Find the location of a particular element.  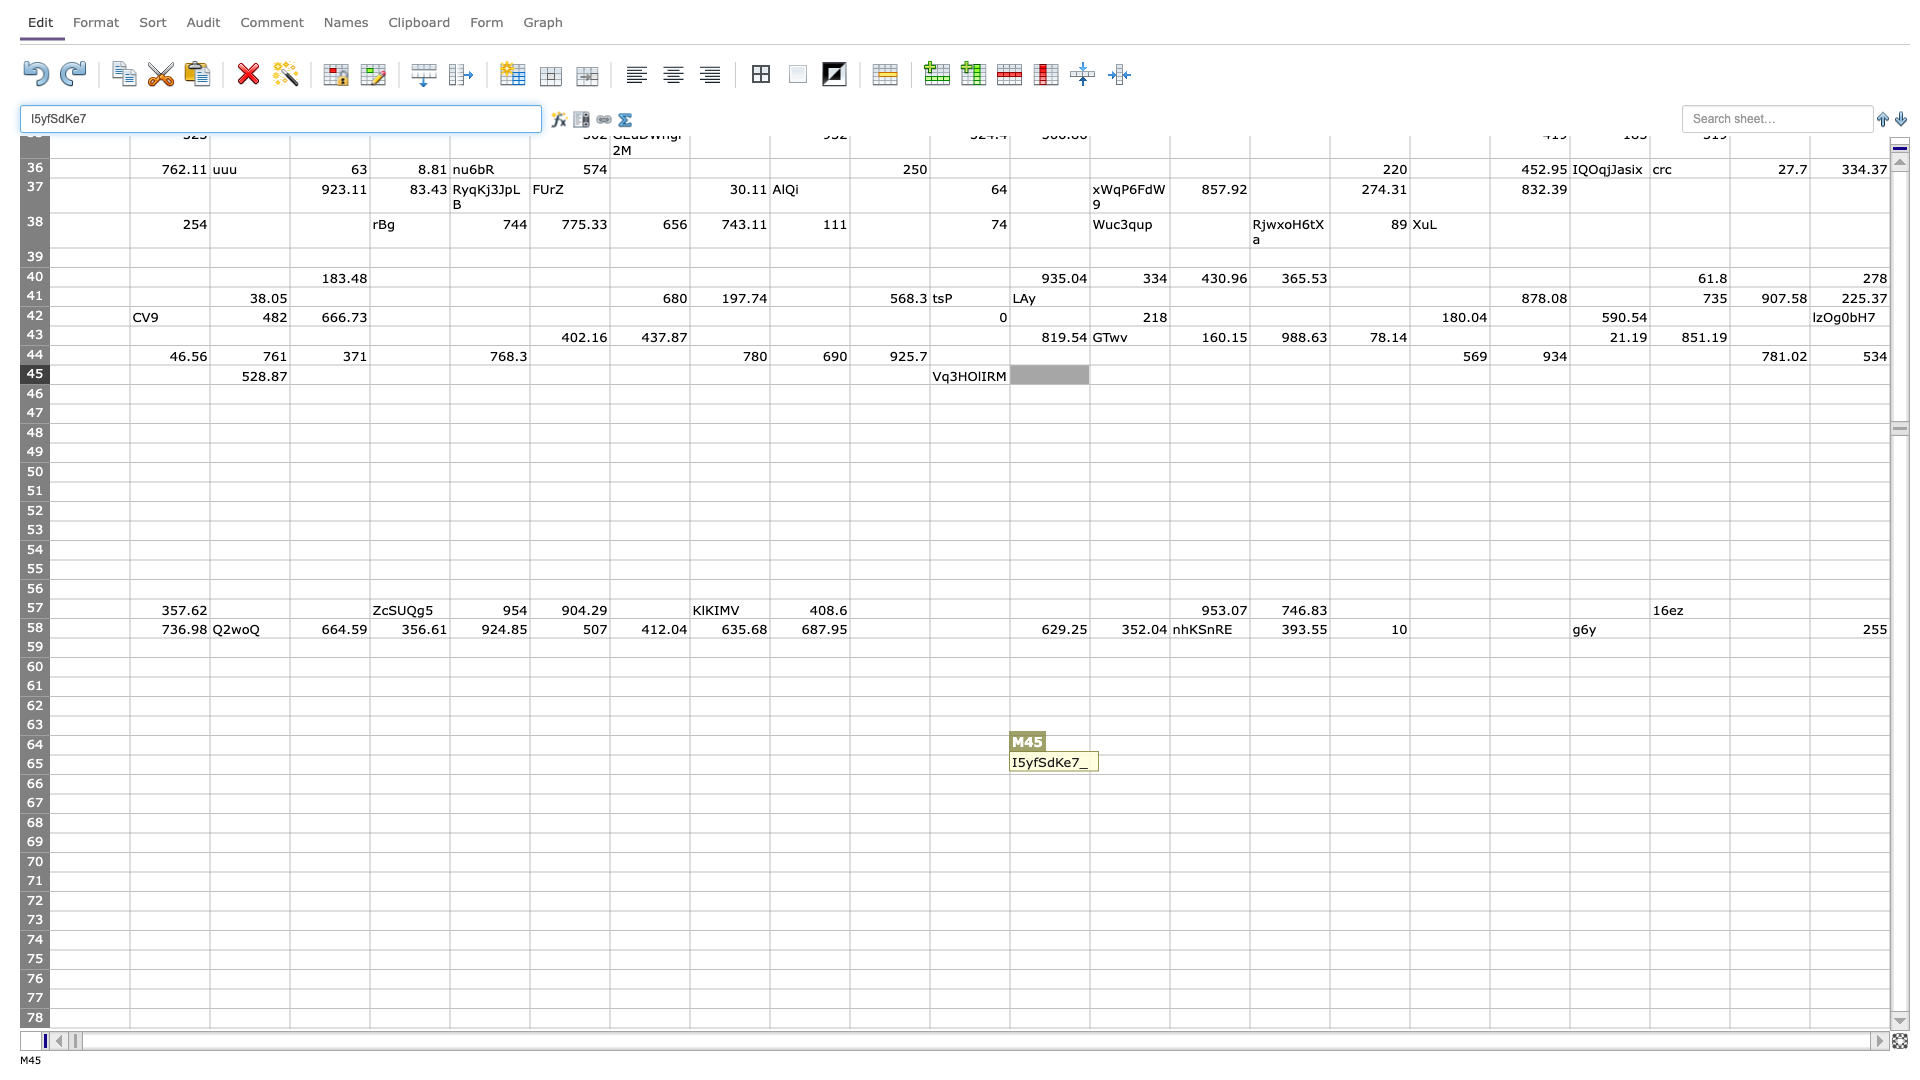

Place cursor on bottom right corner of O65 is located at coordinates (1248, 773).